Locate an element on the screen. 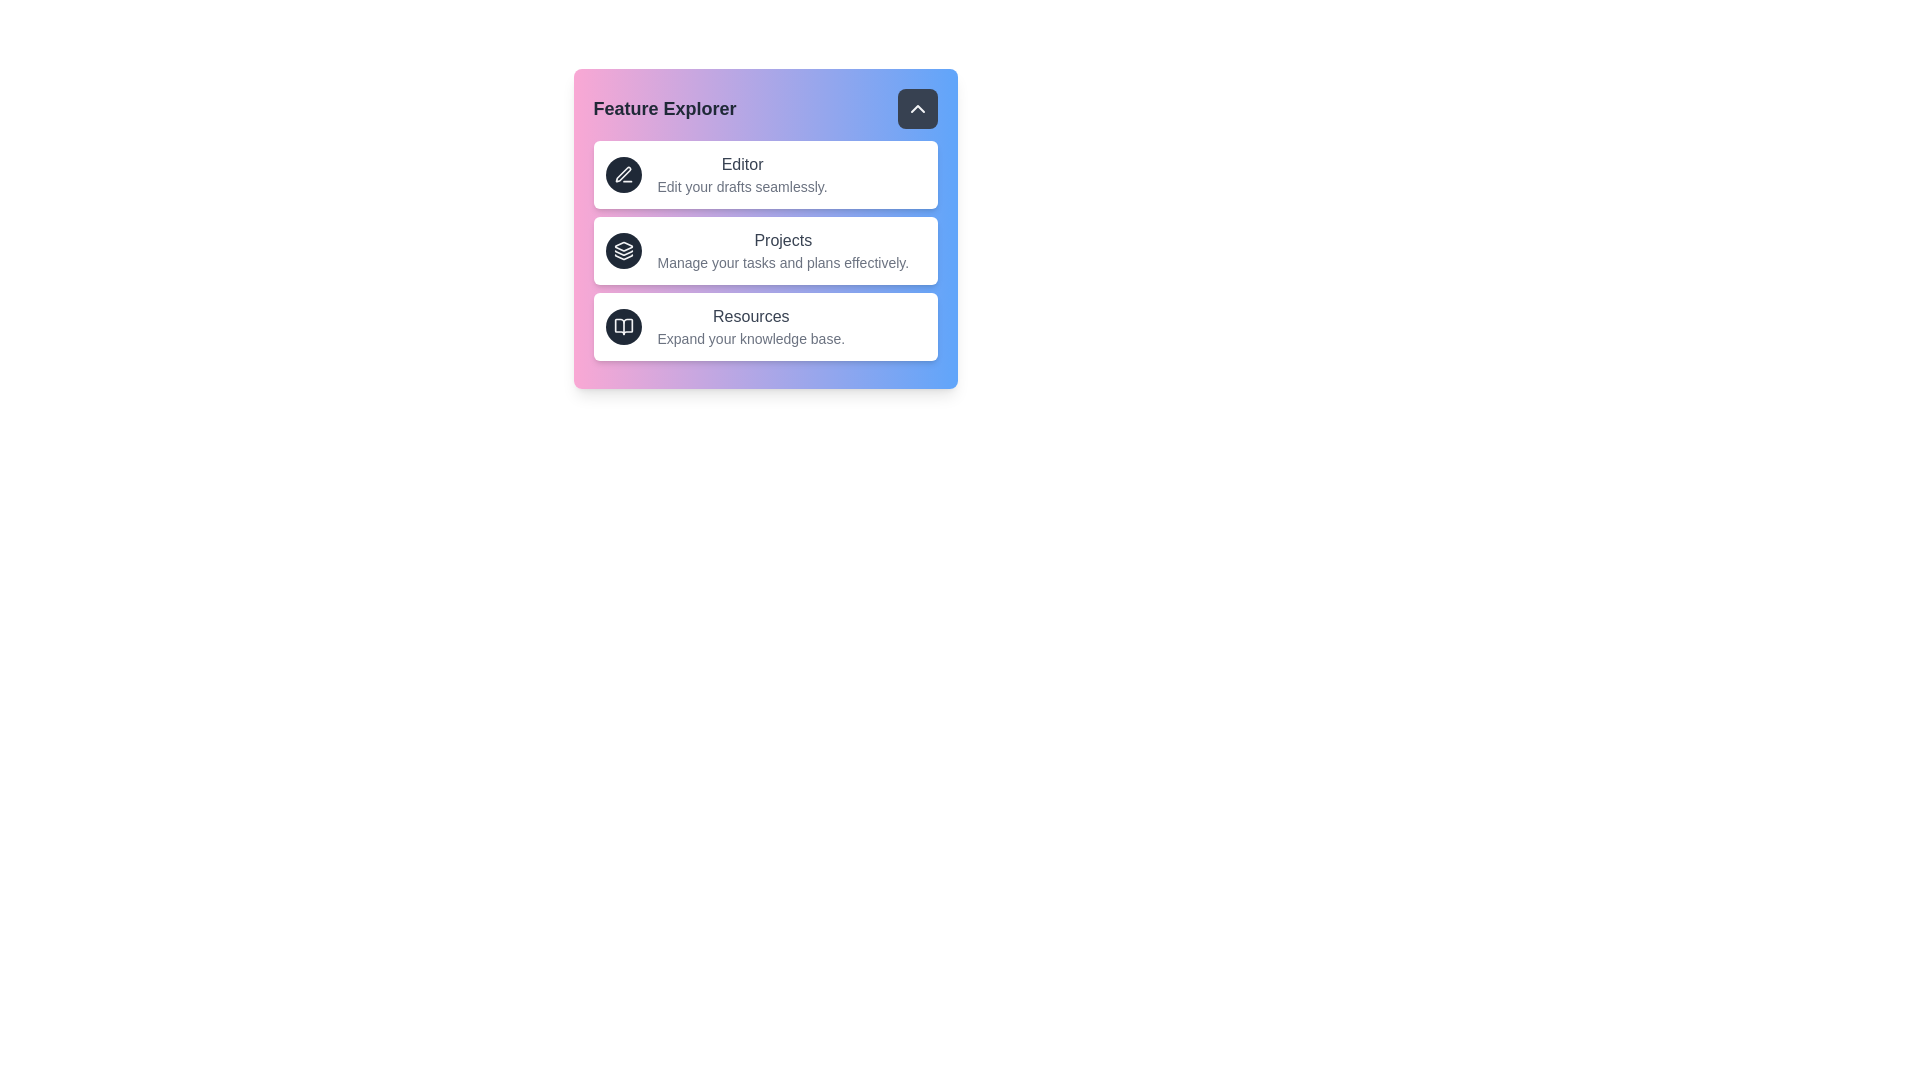 This screenshot has width=1920, height=1080. the Editor icon to interact with the corresponding feature is located at coordinates (622, 173).